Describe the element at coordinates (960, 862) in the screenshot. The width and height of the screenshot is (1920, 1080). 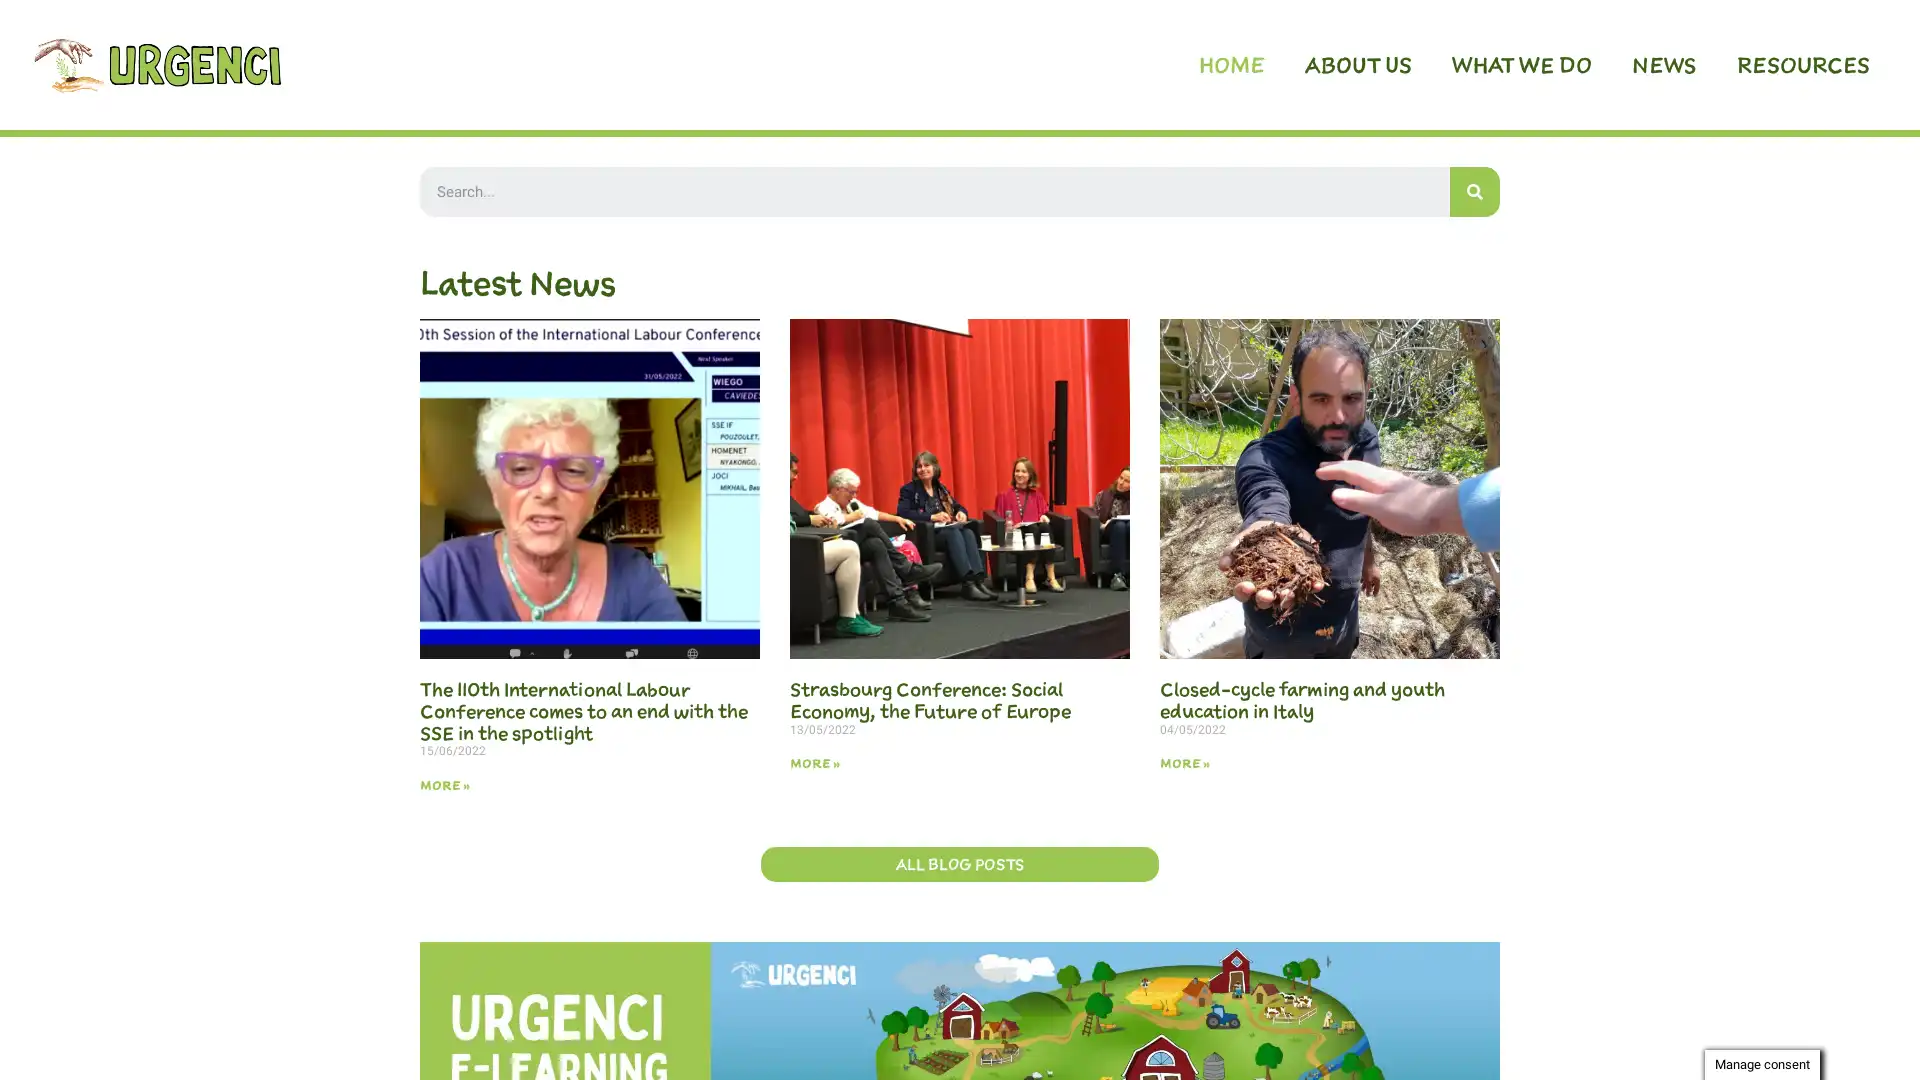
I see `ALL BLOG POSTS` at that location.